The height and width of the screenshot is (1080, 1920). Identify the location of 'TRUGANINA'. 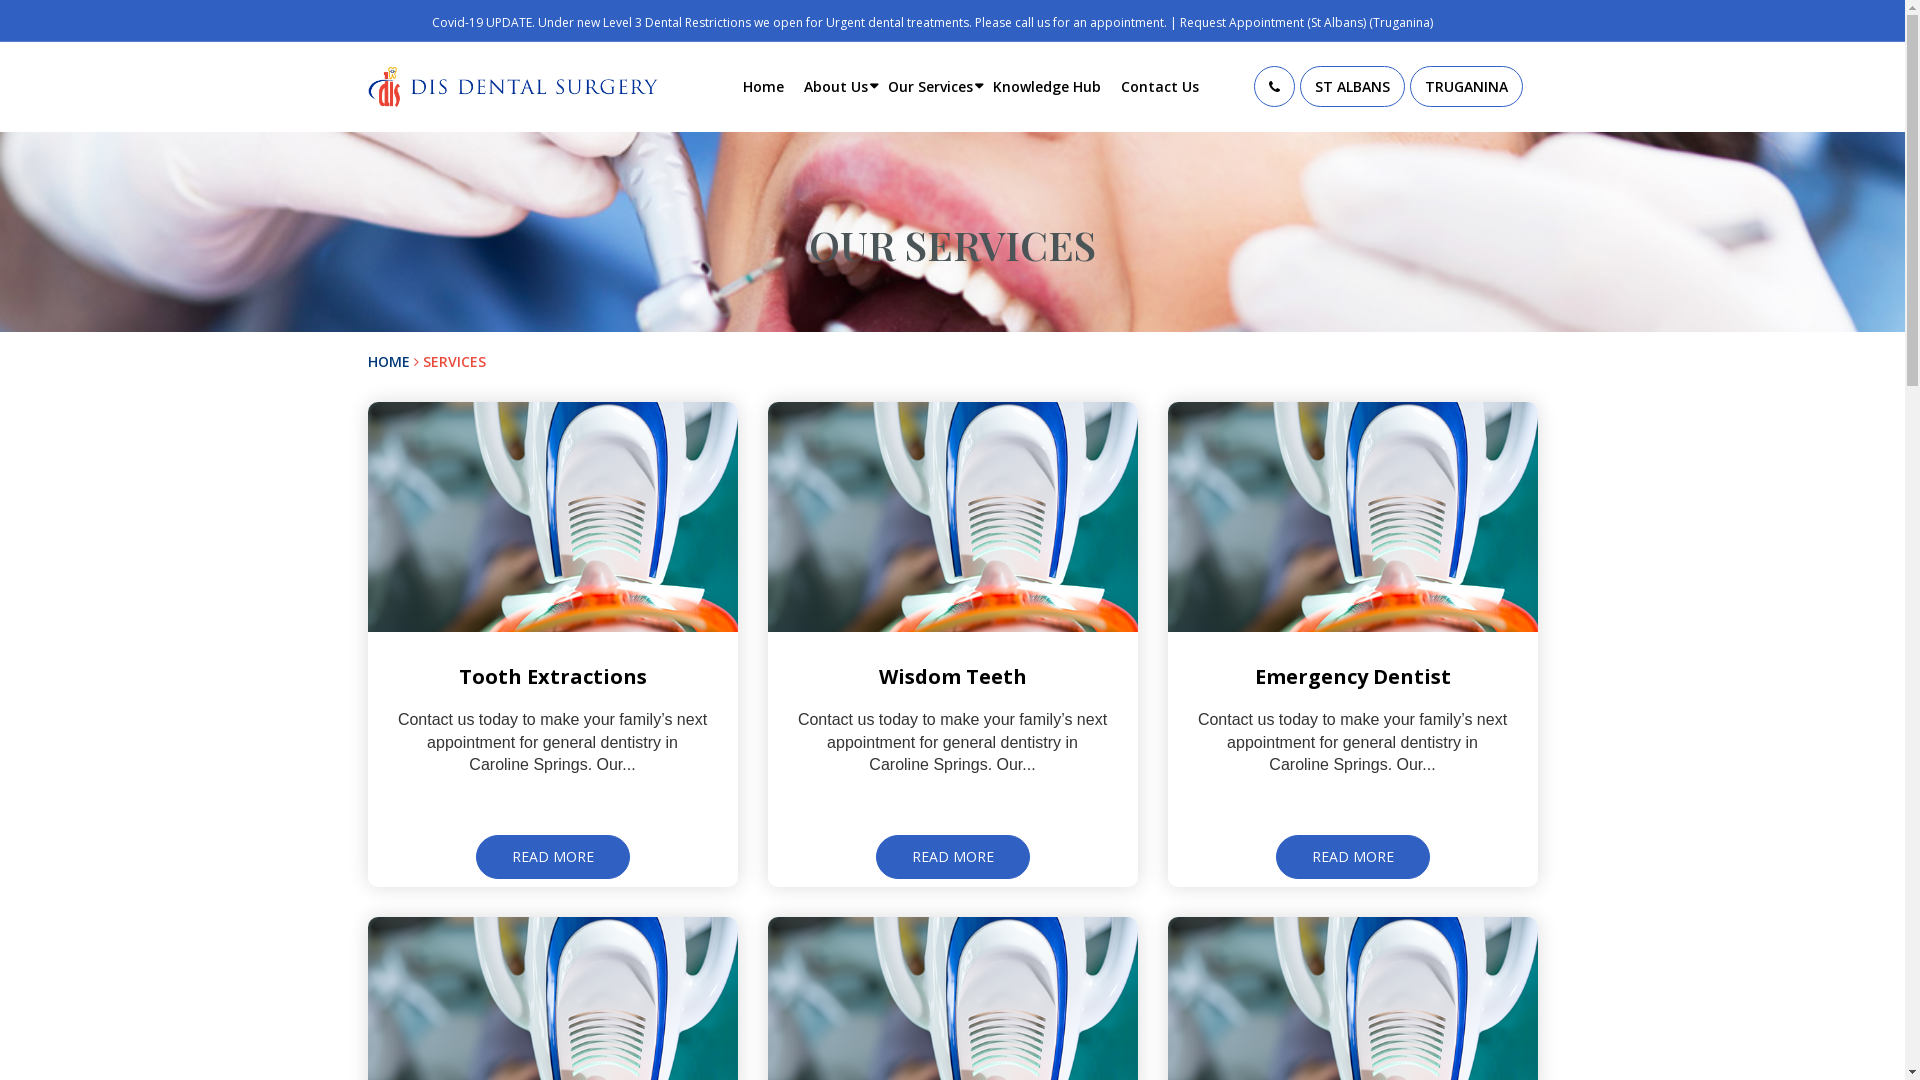
(1466, 85).